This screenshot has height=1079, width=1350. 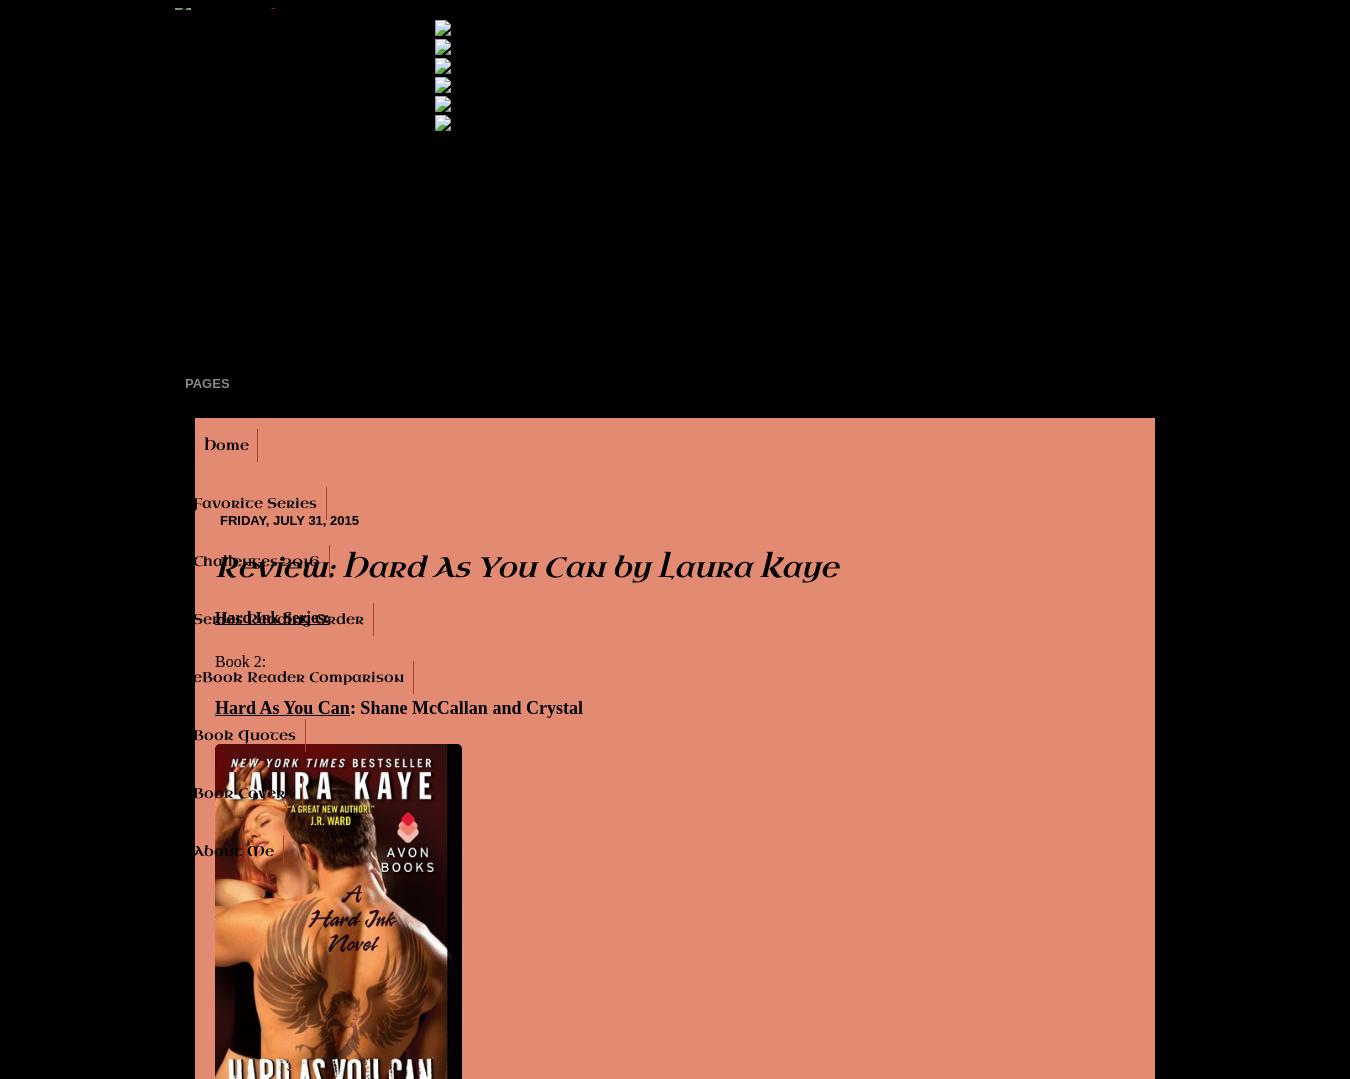 I want to click on 'eBook Reader Comparison', so click(x=297, y=677).